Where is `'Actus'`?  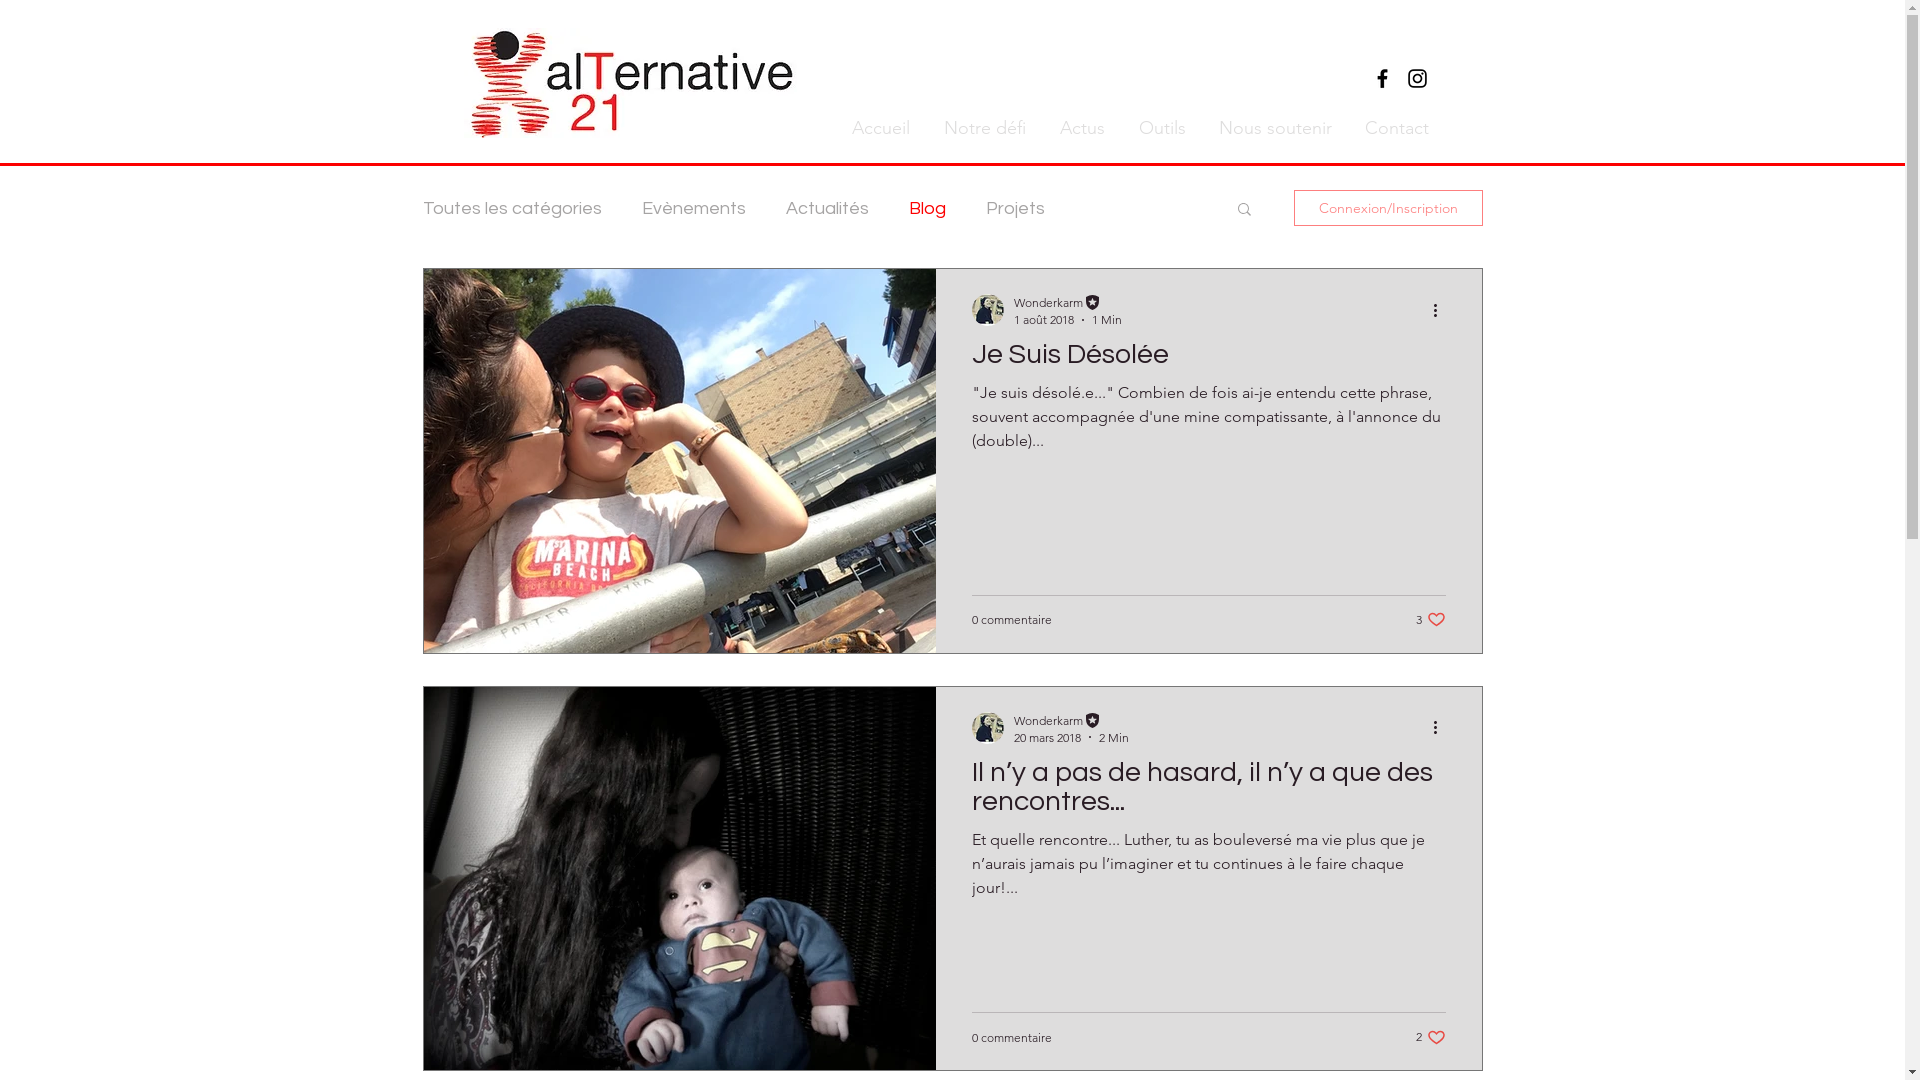 'Actus' is located at coordinates (1040, 127).